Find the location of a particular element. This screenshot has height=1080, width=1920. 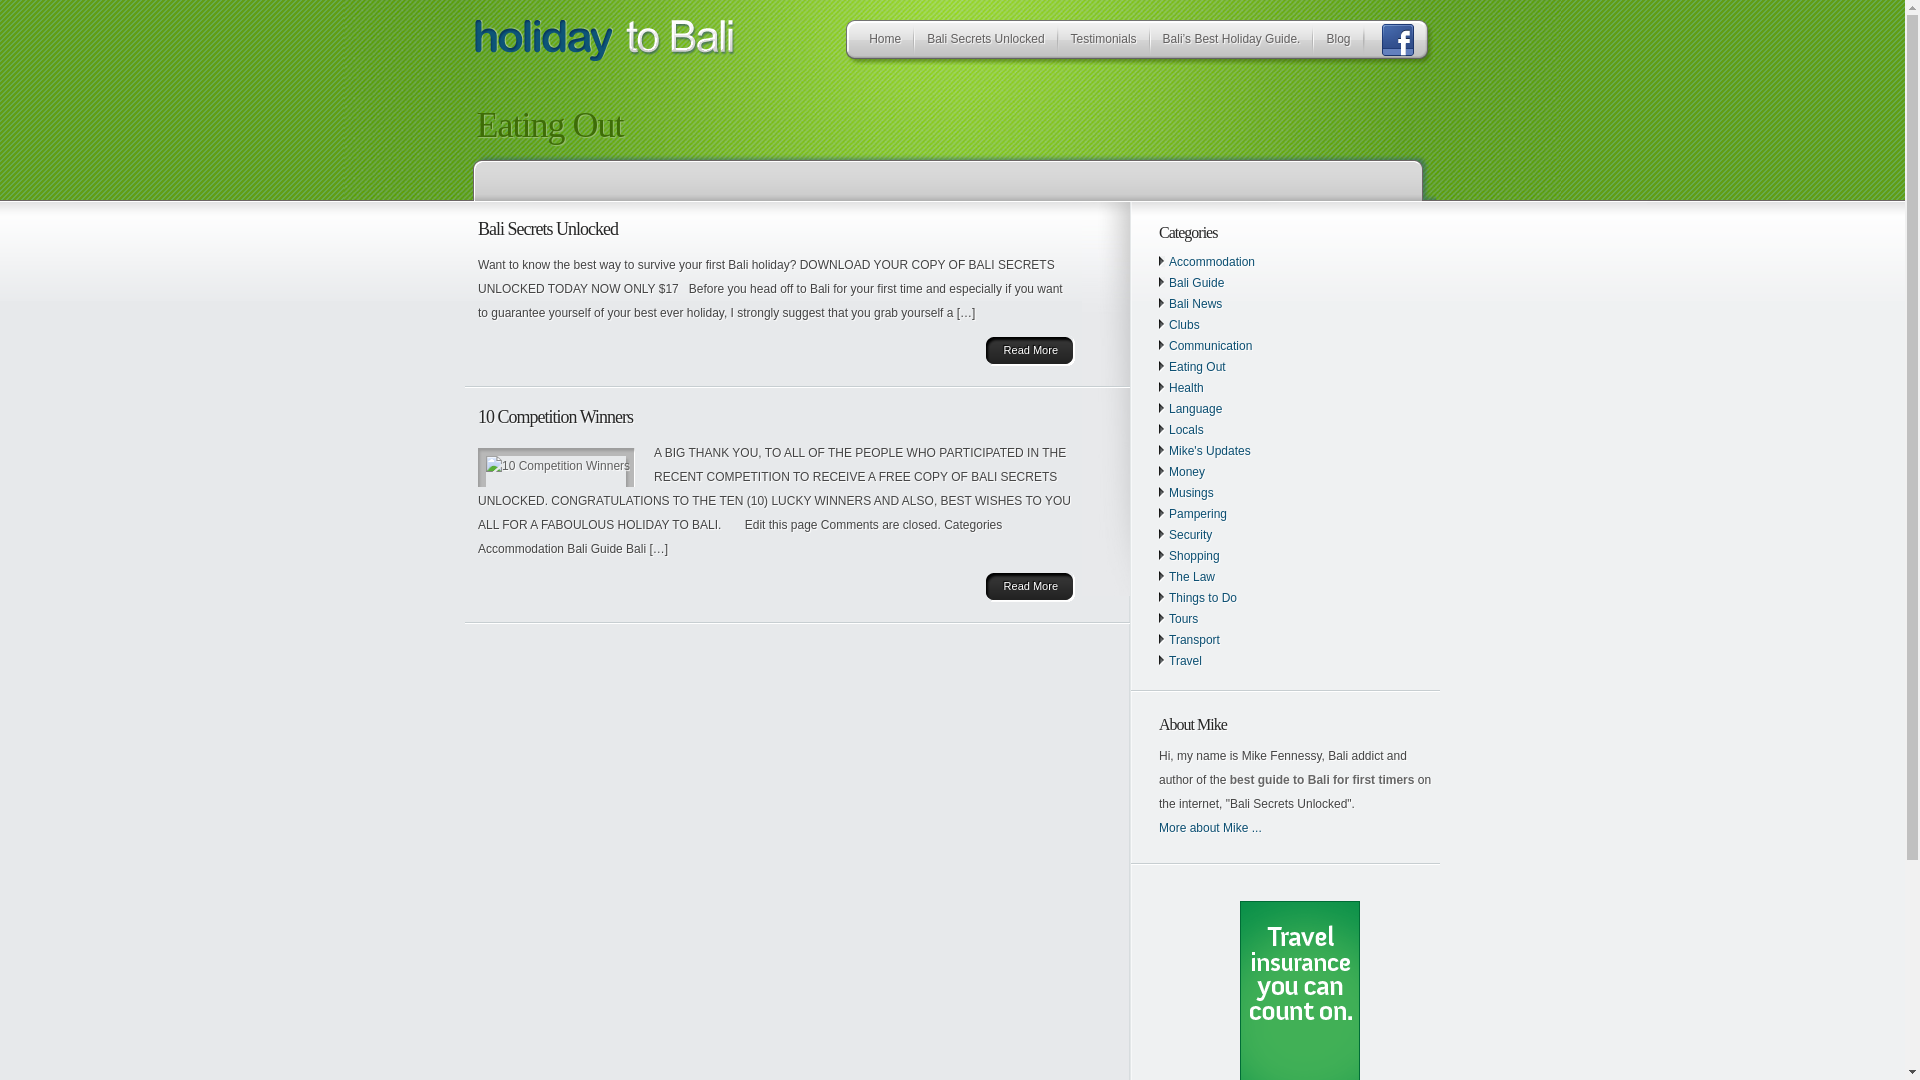

'Clubs' is located at coordinates (1184, 323).